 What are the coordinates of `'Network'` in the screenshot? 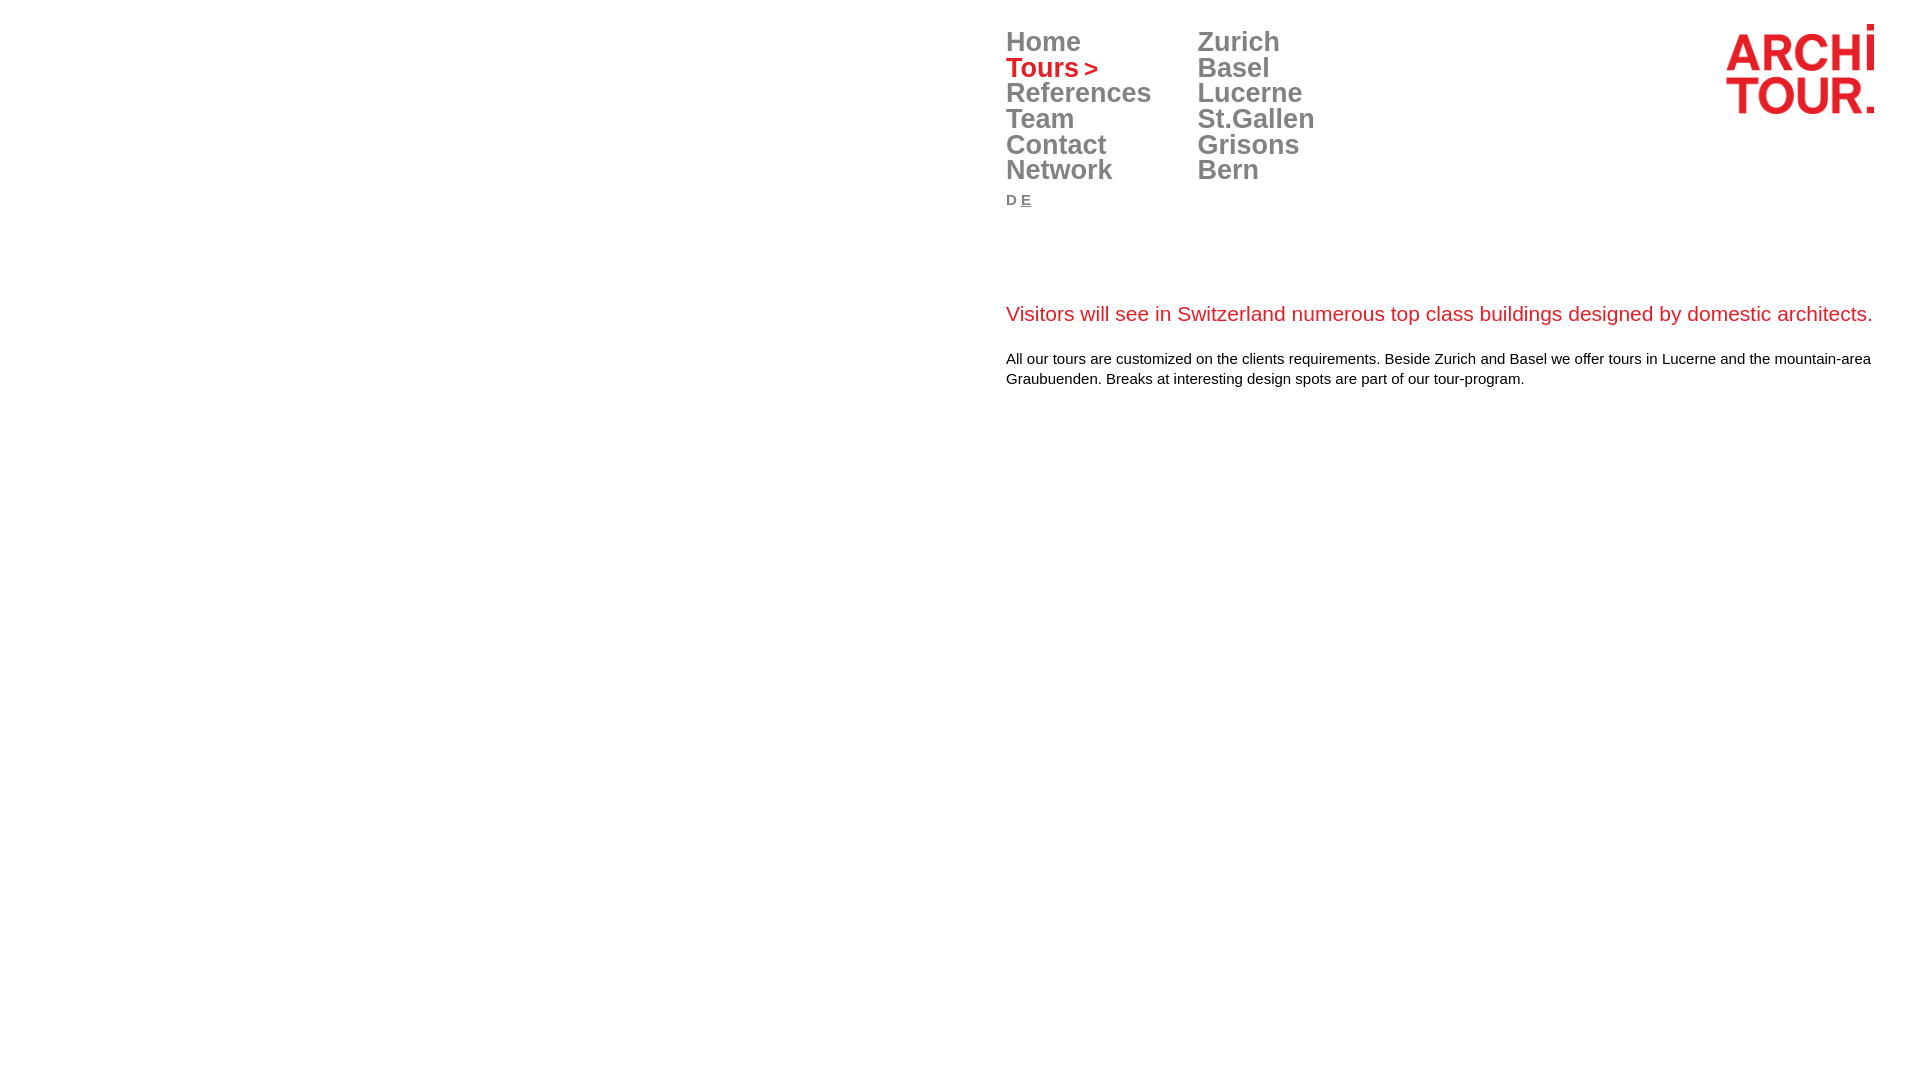 It's located at (1006, 168).